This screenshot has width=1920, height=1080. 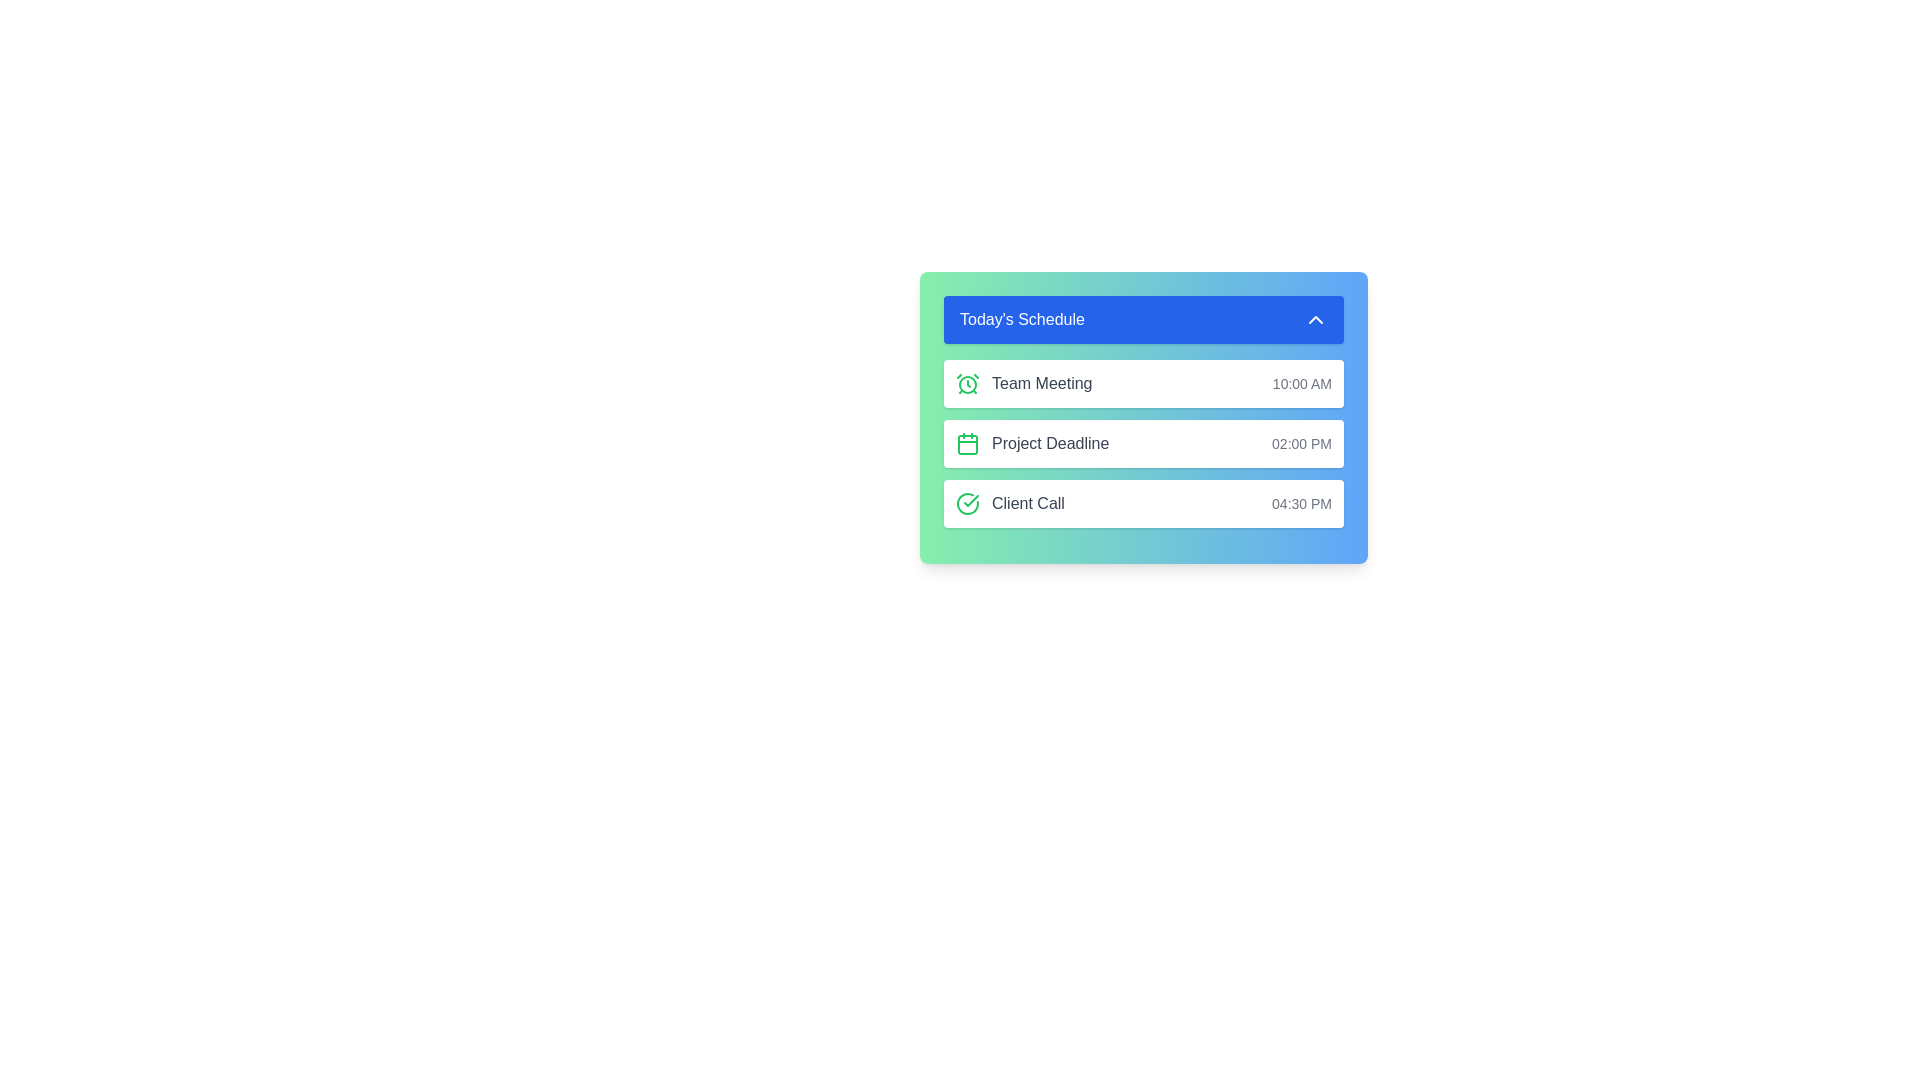 I want to click on the schedule item corresponding to Project Deadline, so click(x=1143, y=442).